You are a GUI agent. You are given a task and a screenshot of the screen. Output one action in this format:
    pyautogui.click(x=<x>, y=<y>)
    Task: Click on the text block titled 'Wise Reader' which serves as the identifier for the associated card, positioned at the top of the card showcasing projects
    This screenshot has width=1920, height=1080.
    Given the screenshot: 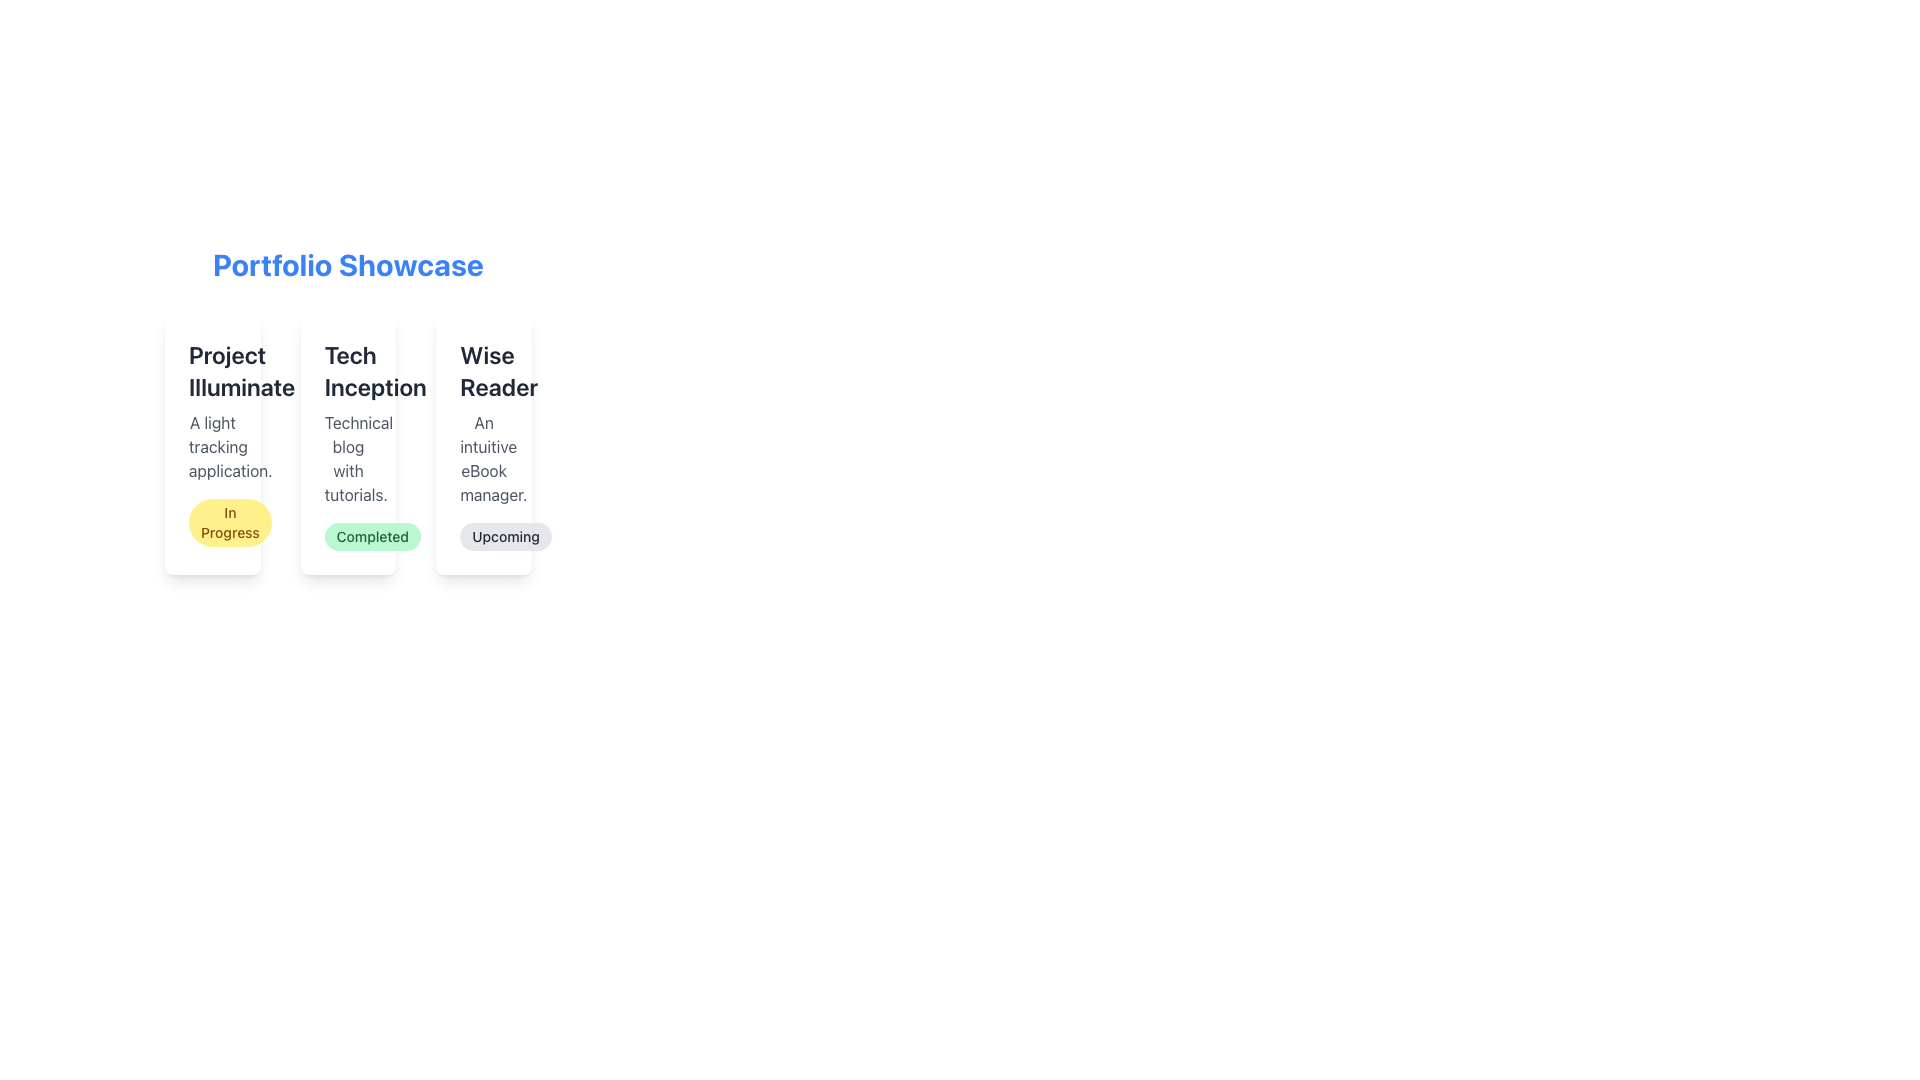 What is the action you would take?
    pyautogui.click(x=484, y=370)
    